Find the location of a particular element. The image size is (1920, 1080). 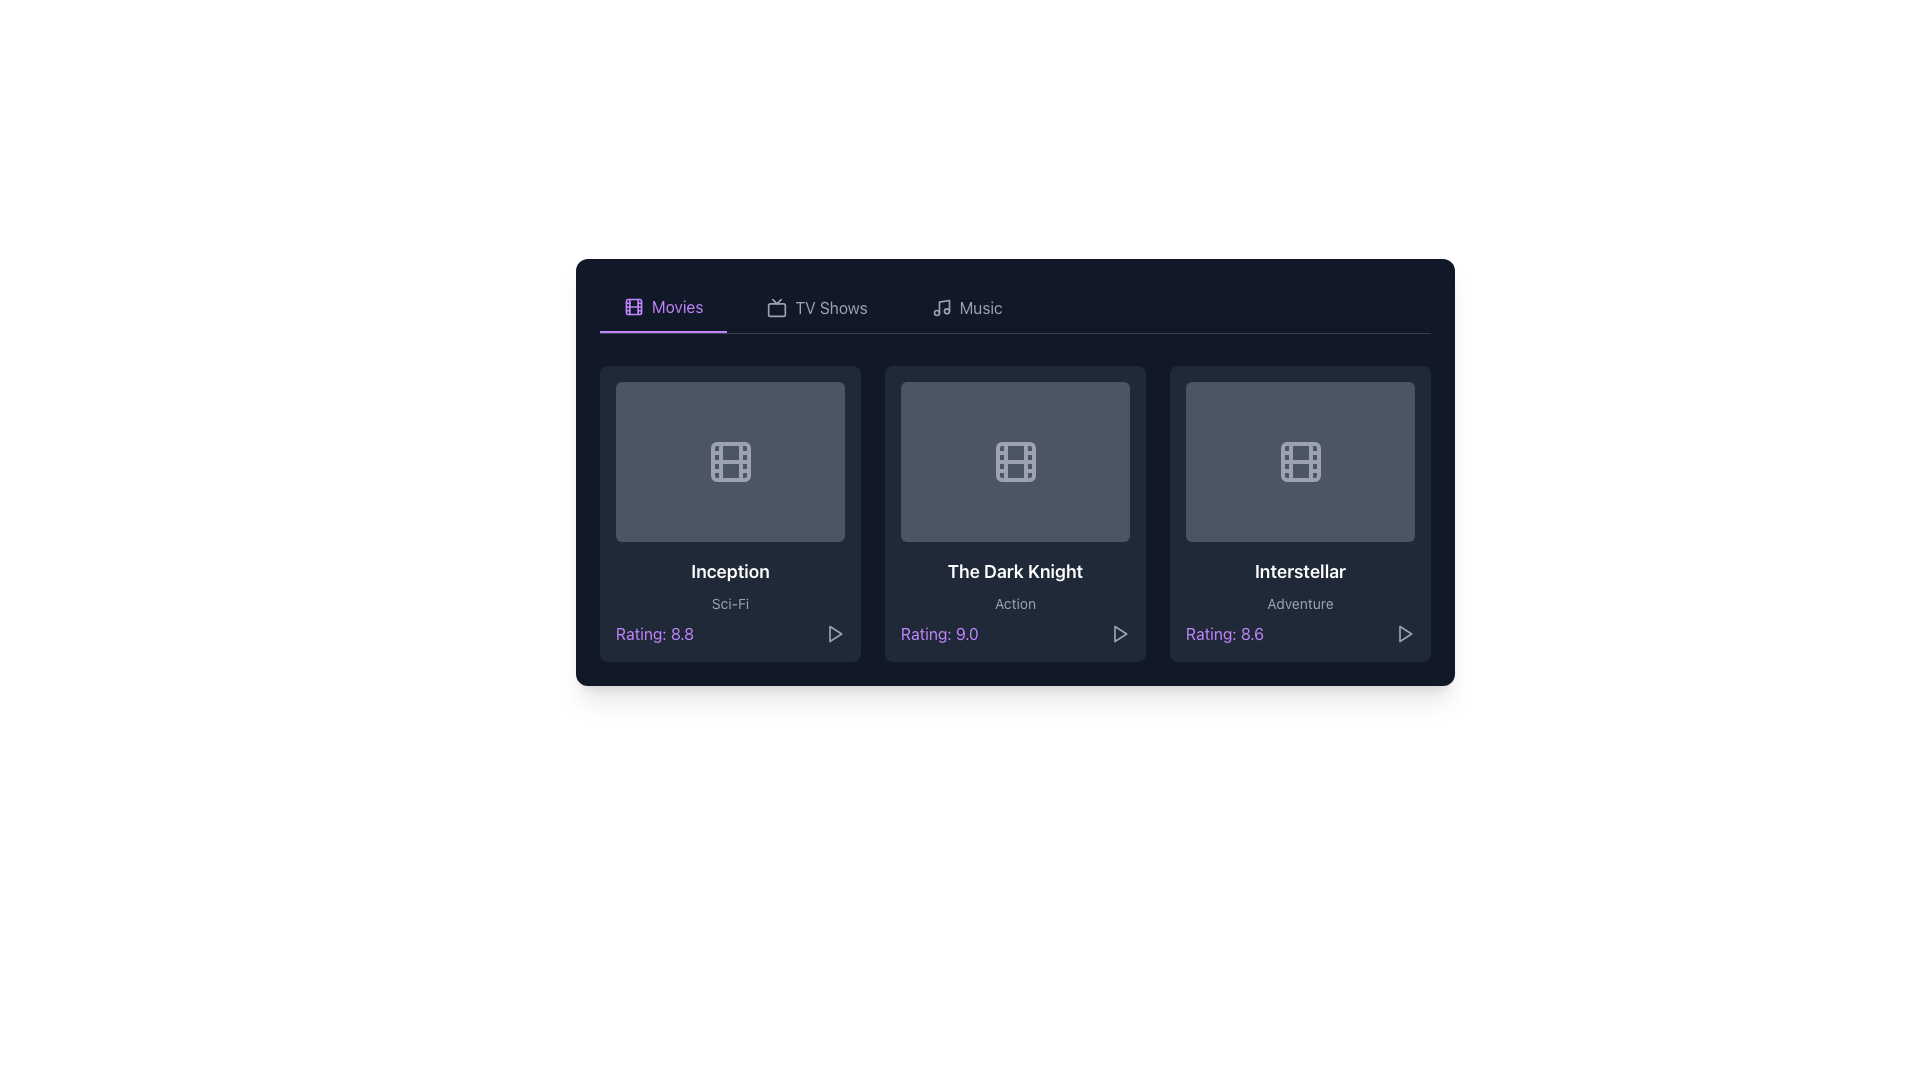

the film genre icon located in the upper half of the third card in the horizontal list of movie cards is located at coordinates (1300, 462).